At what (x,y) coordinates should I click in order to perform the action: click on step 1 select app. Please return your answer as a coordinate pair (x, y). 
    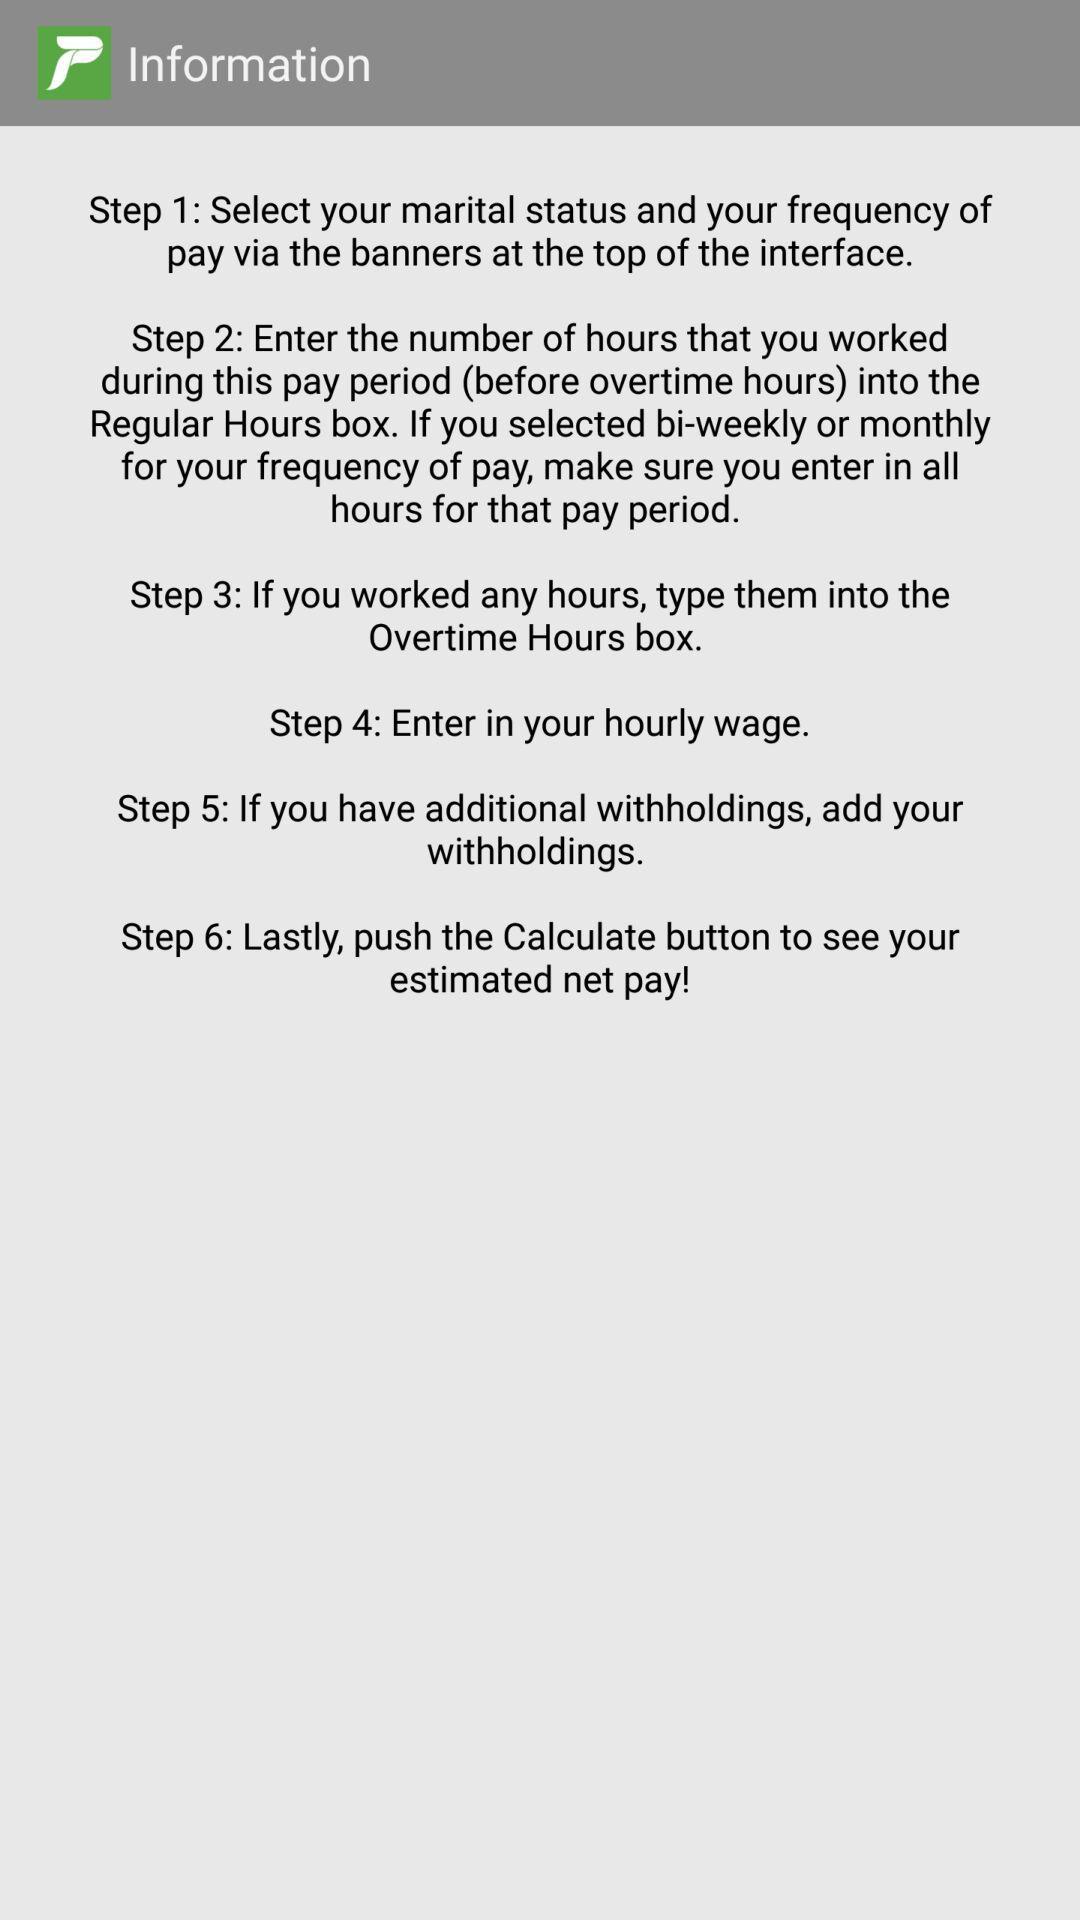
    Looking at the image, I should click on (540, 986).